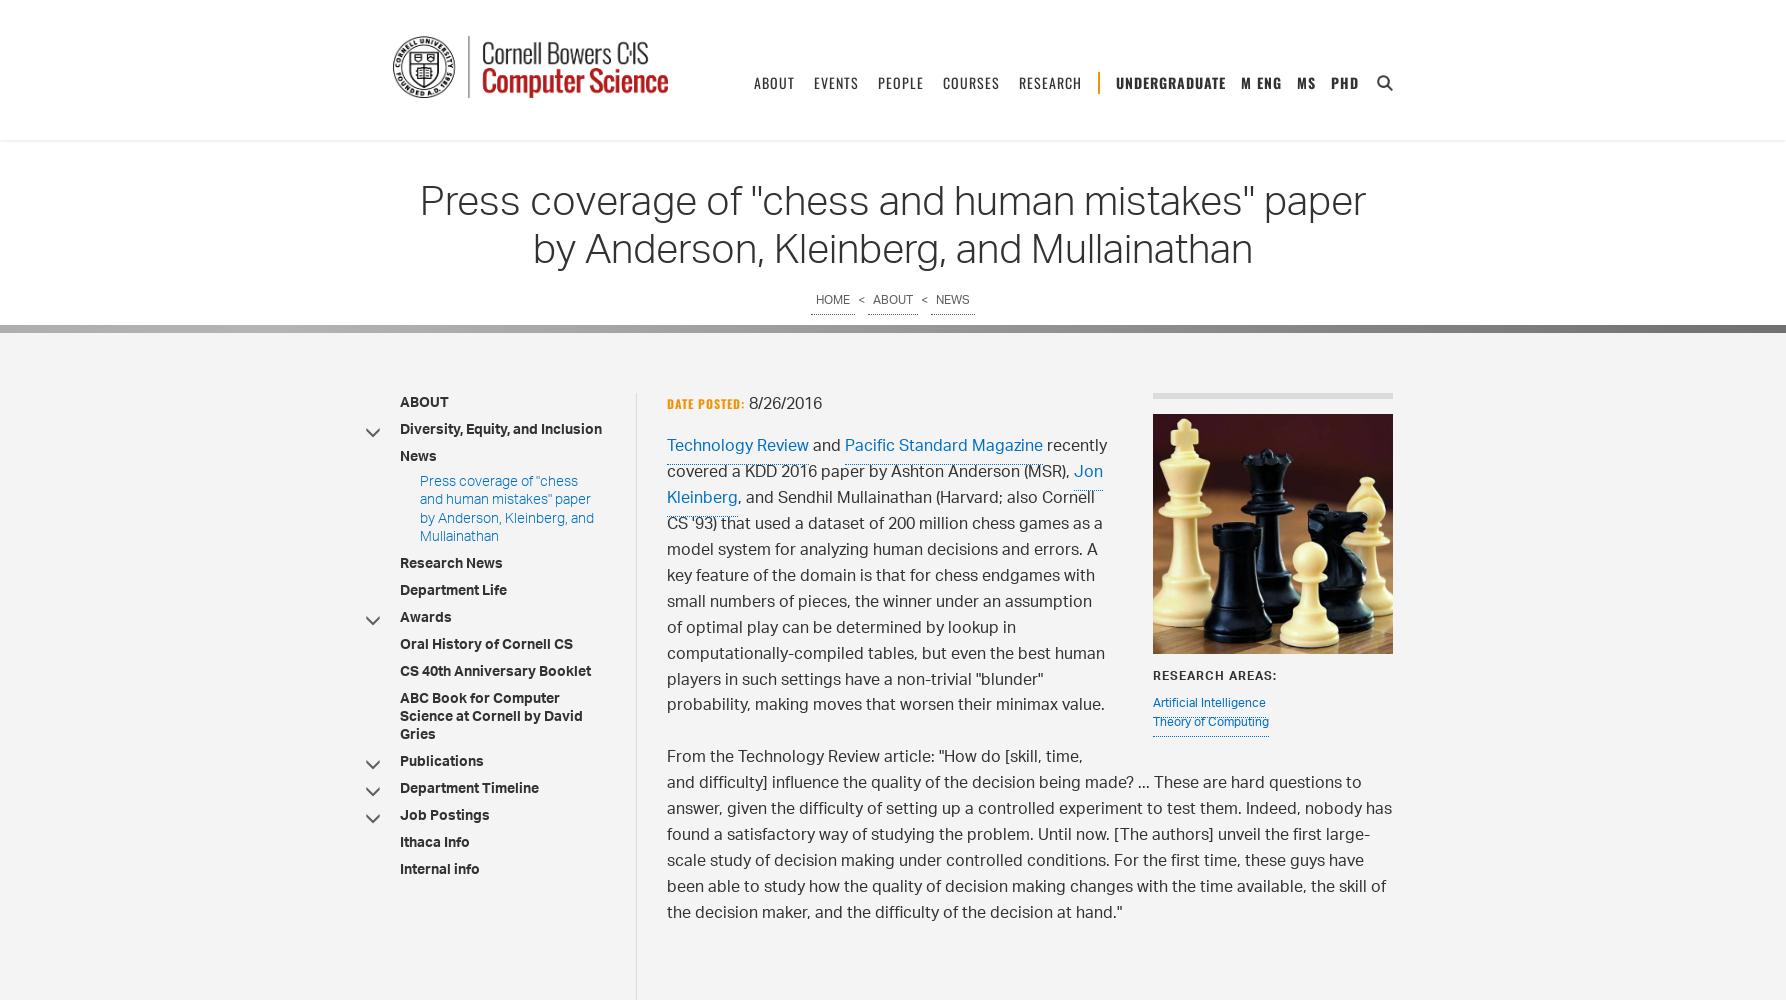  Describe the element at coordinates (831, 300) in the screenshot. I see `'Home'` at that location.